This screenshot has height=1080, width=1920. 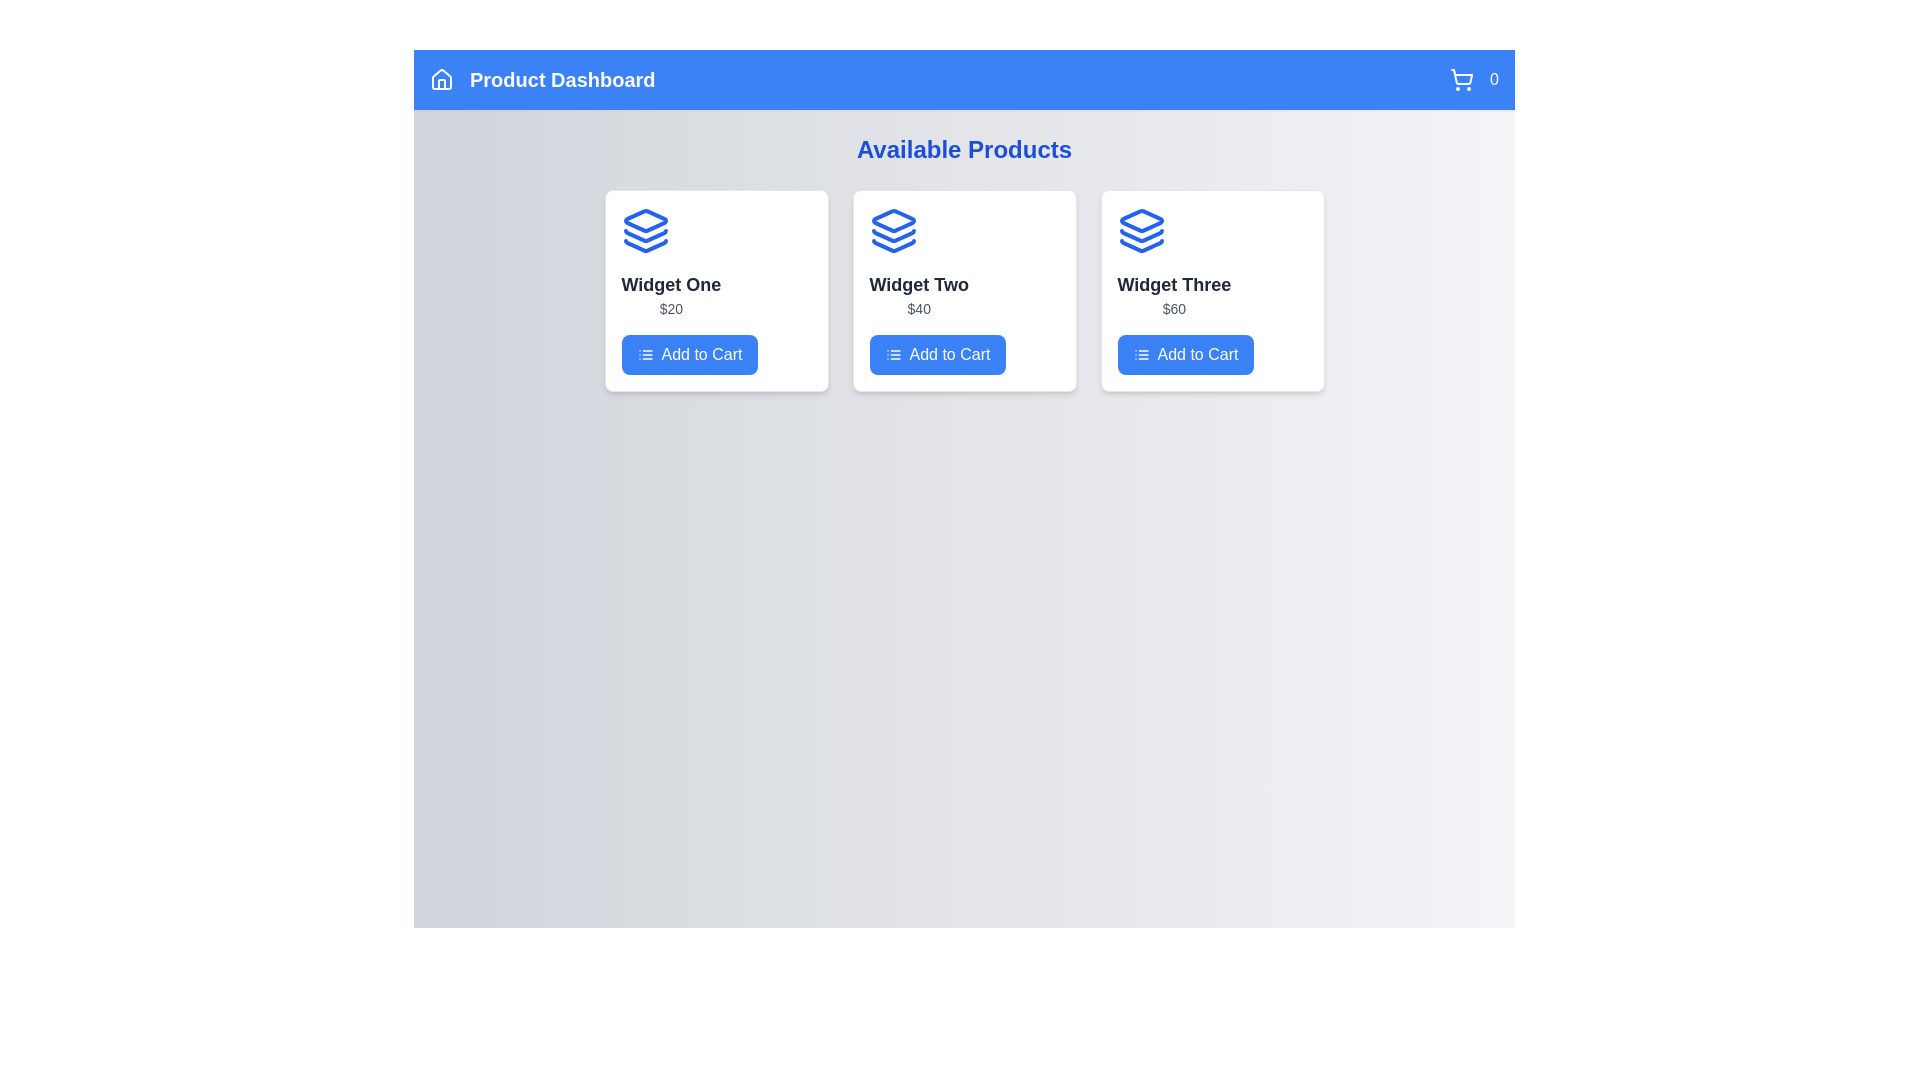 What do you see at coordinates (892, 245) in the screenshot?
I see `the decorative icon at the bottom of the layered icon on the card labeled 'Widget Two', located in the second column of the product grid` at bounding box center [892, 245].